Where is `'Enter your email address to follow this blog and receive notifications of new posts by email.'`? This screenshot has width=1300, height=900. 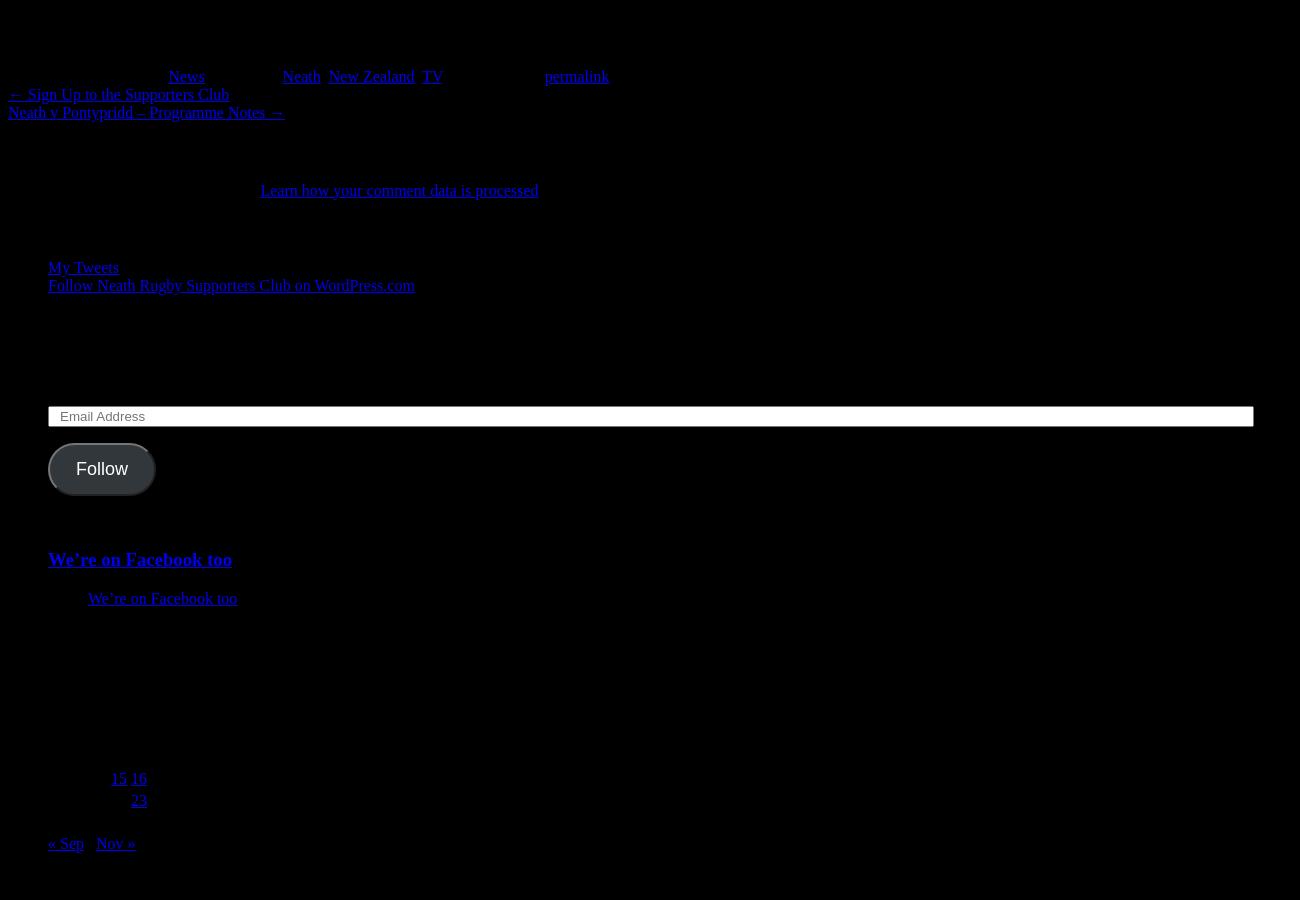
'Enter your email address to follow this blog and receive notifications of new posts by email.' is located at coordinates (341, 362).